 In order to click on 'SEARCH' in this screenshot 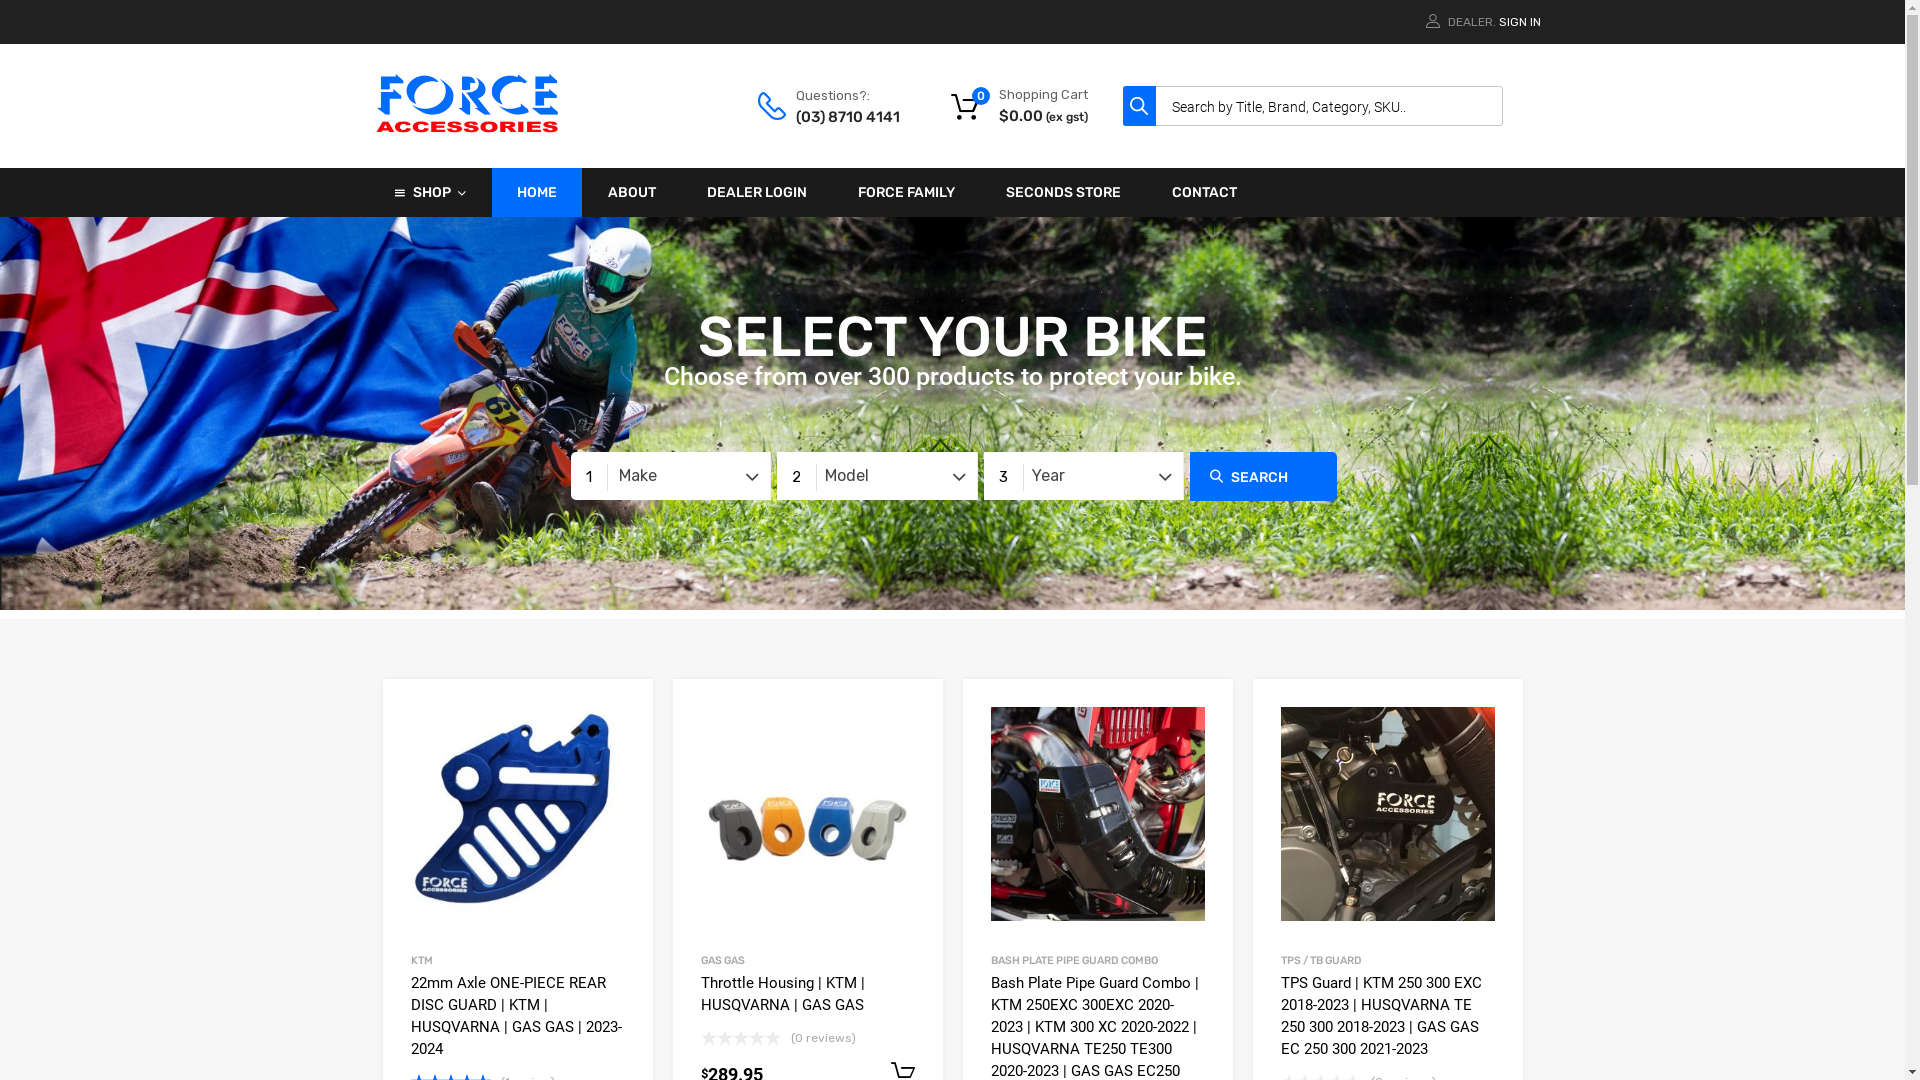, I will do `click(1262, 476)`.